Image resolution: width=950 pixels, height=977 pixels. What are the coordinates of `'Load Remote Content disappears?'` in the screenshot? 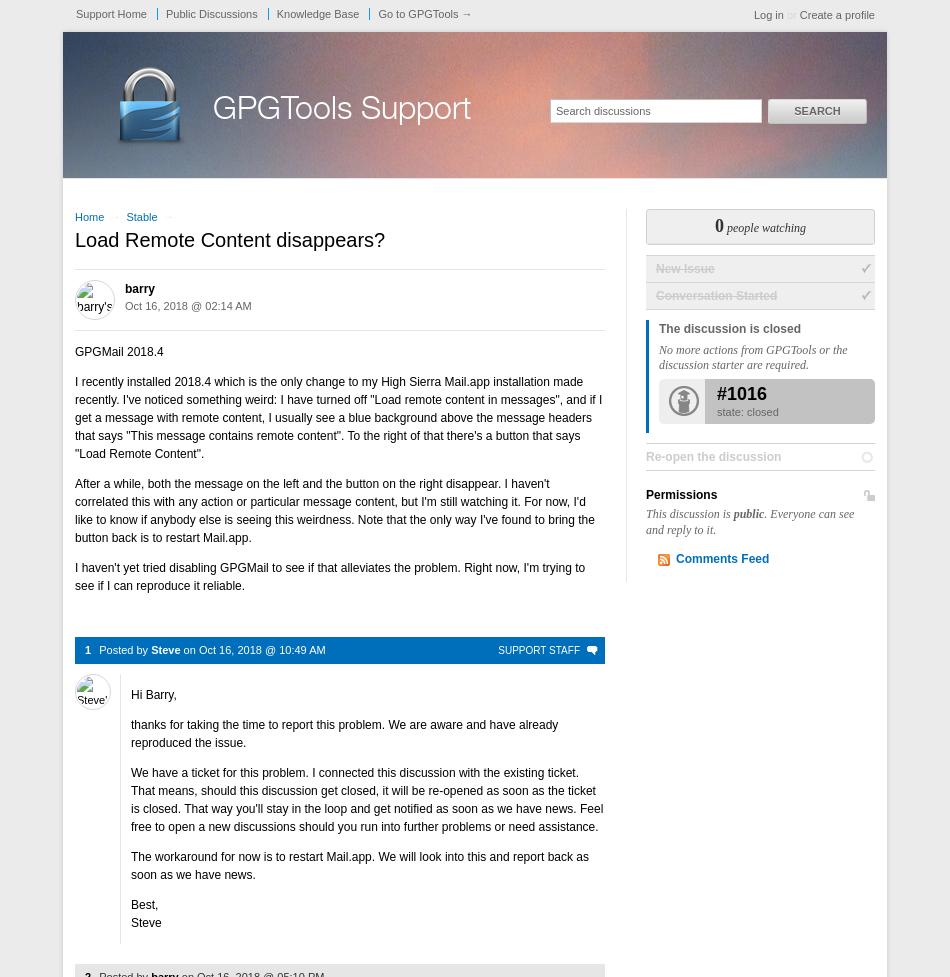 It's located at (229, 238).